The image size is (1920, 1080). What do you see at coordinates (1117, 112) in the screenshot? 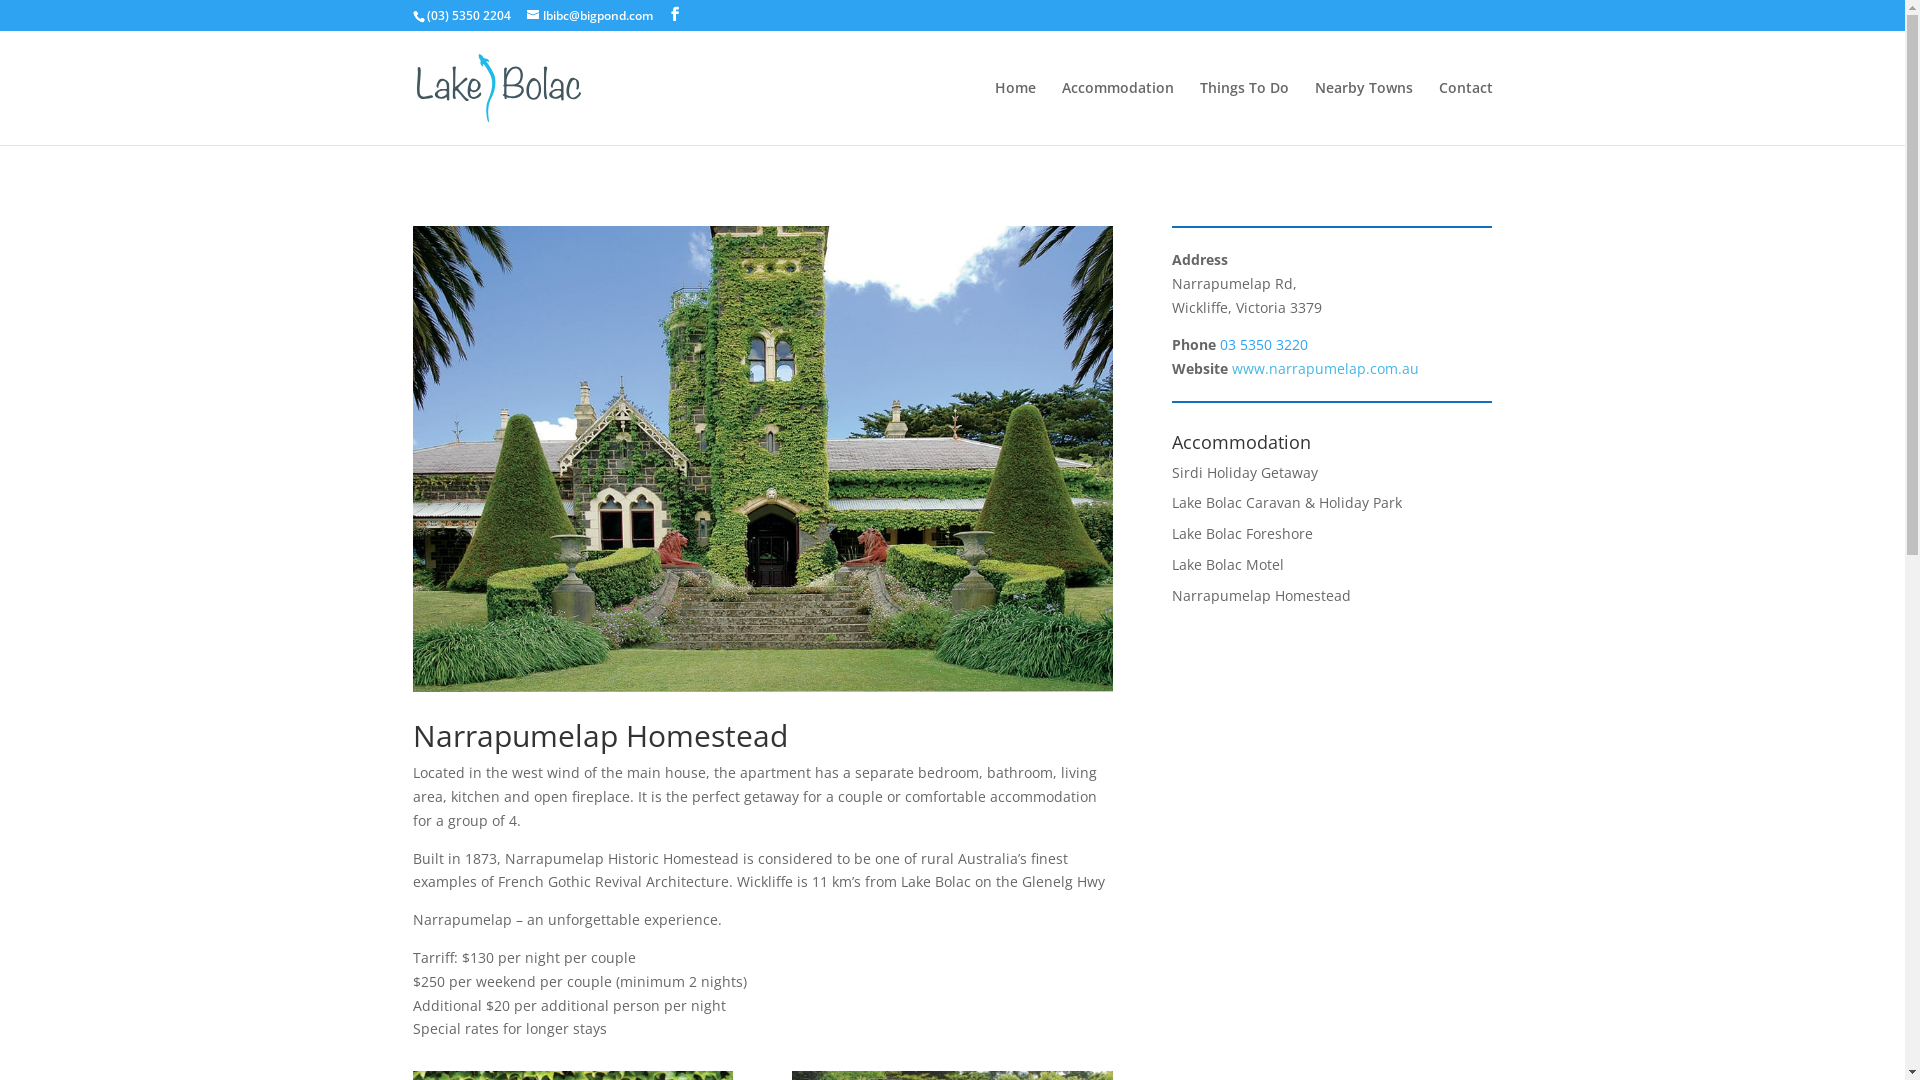
I see `'Accommodation'` at bounding box center [1117, 112].